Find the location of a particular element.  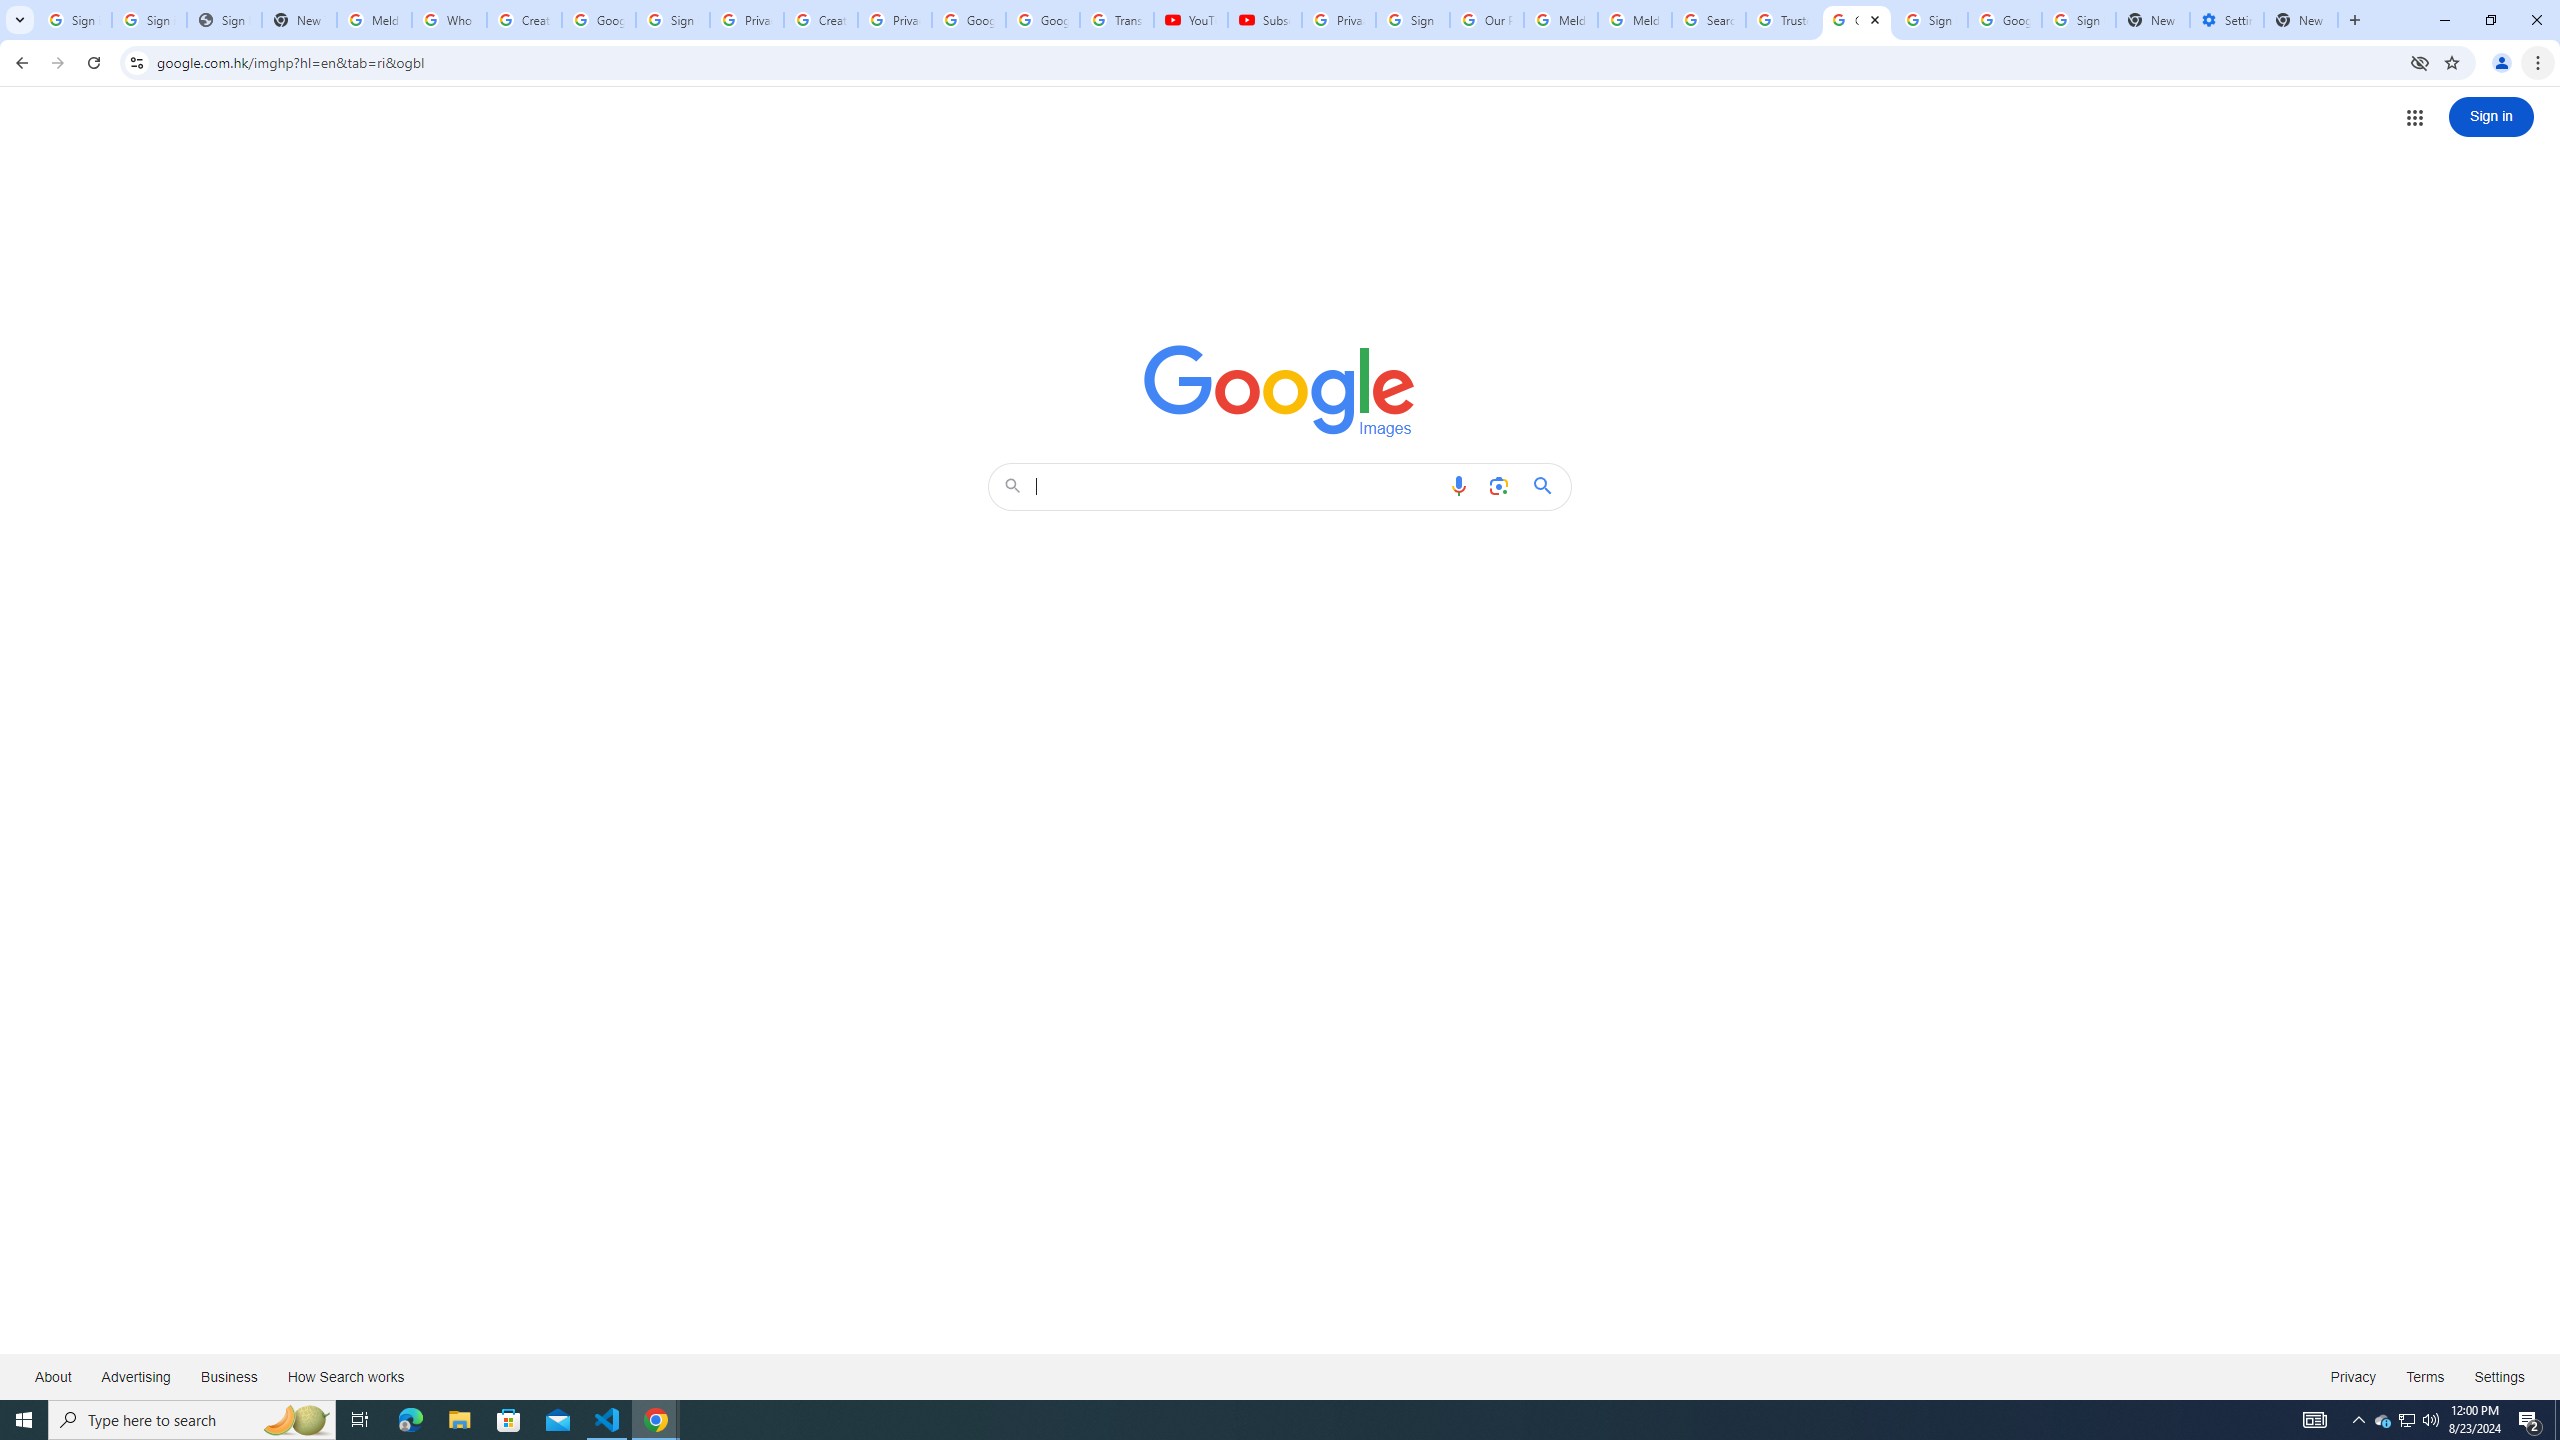

'Who is my administrator? - Google Account Help' is located at coordinates (448, 19).